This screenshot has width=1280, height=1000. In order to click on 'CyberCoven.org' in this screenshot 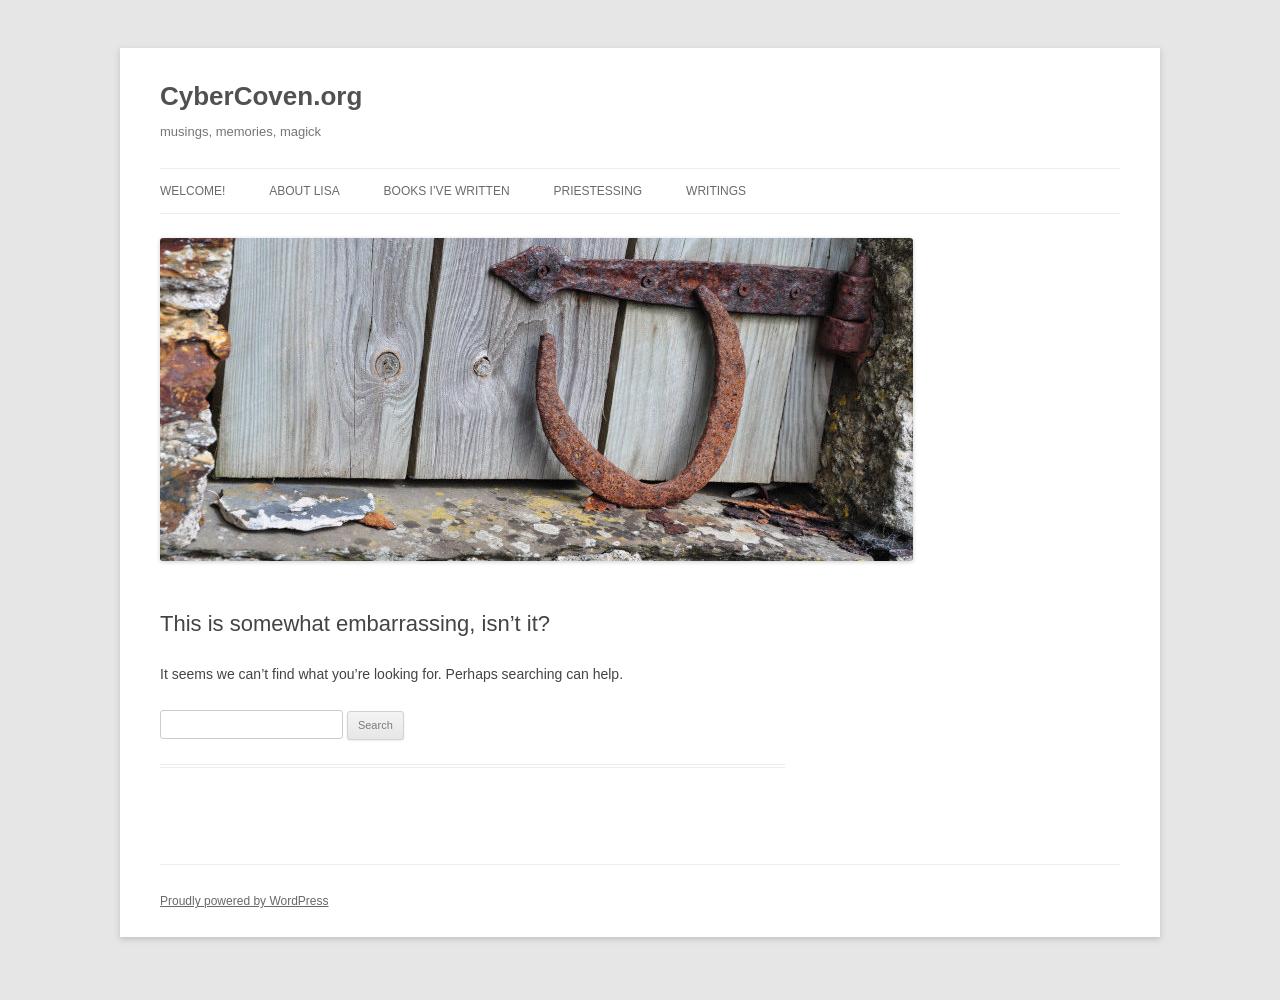, I will do `click(259, 95)`.